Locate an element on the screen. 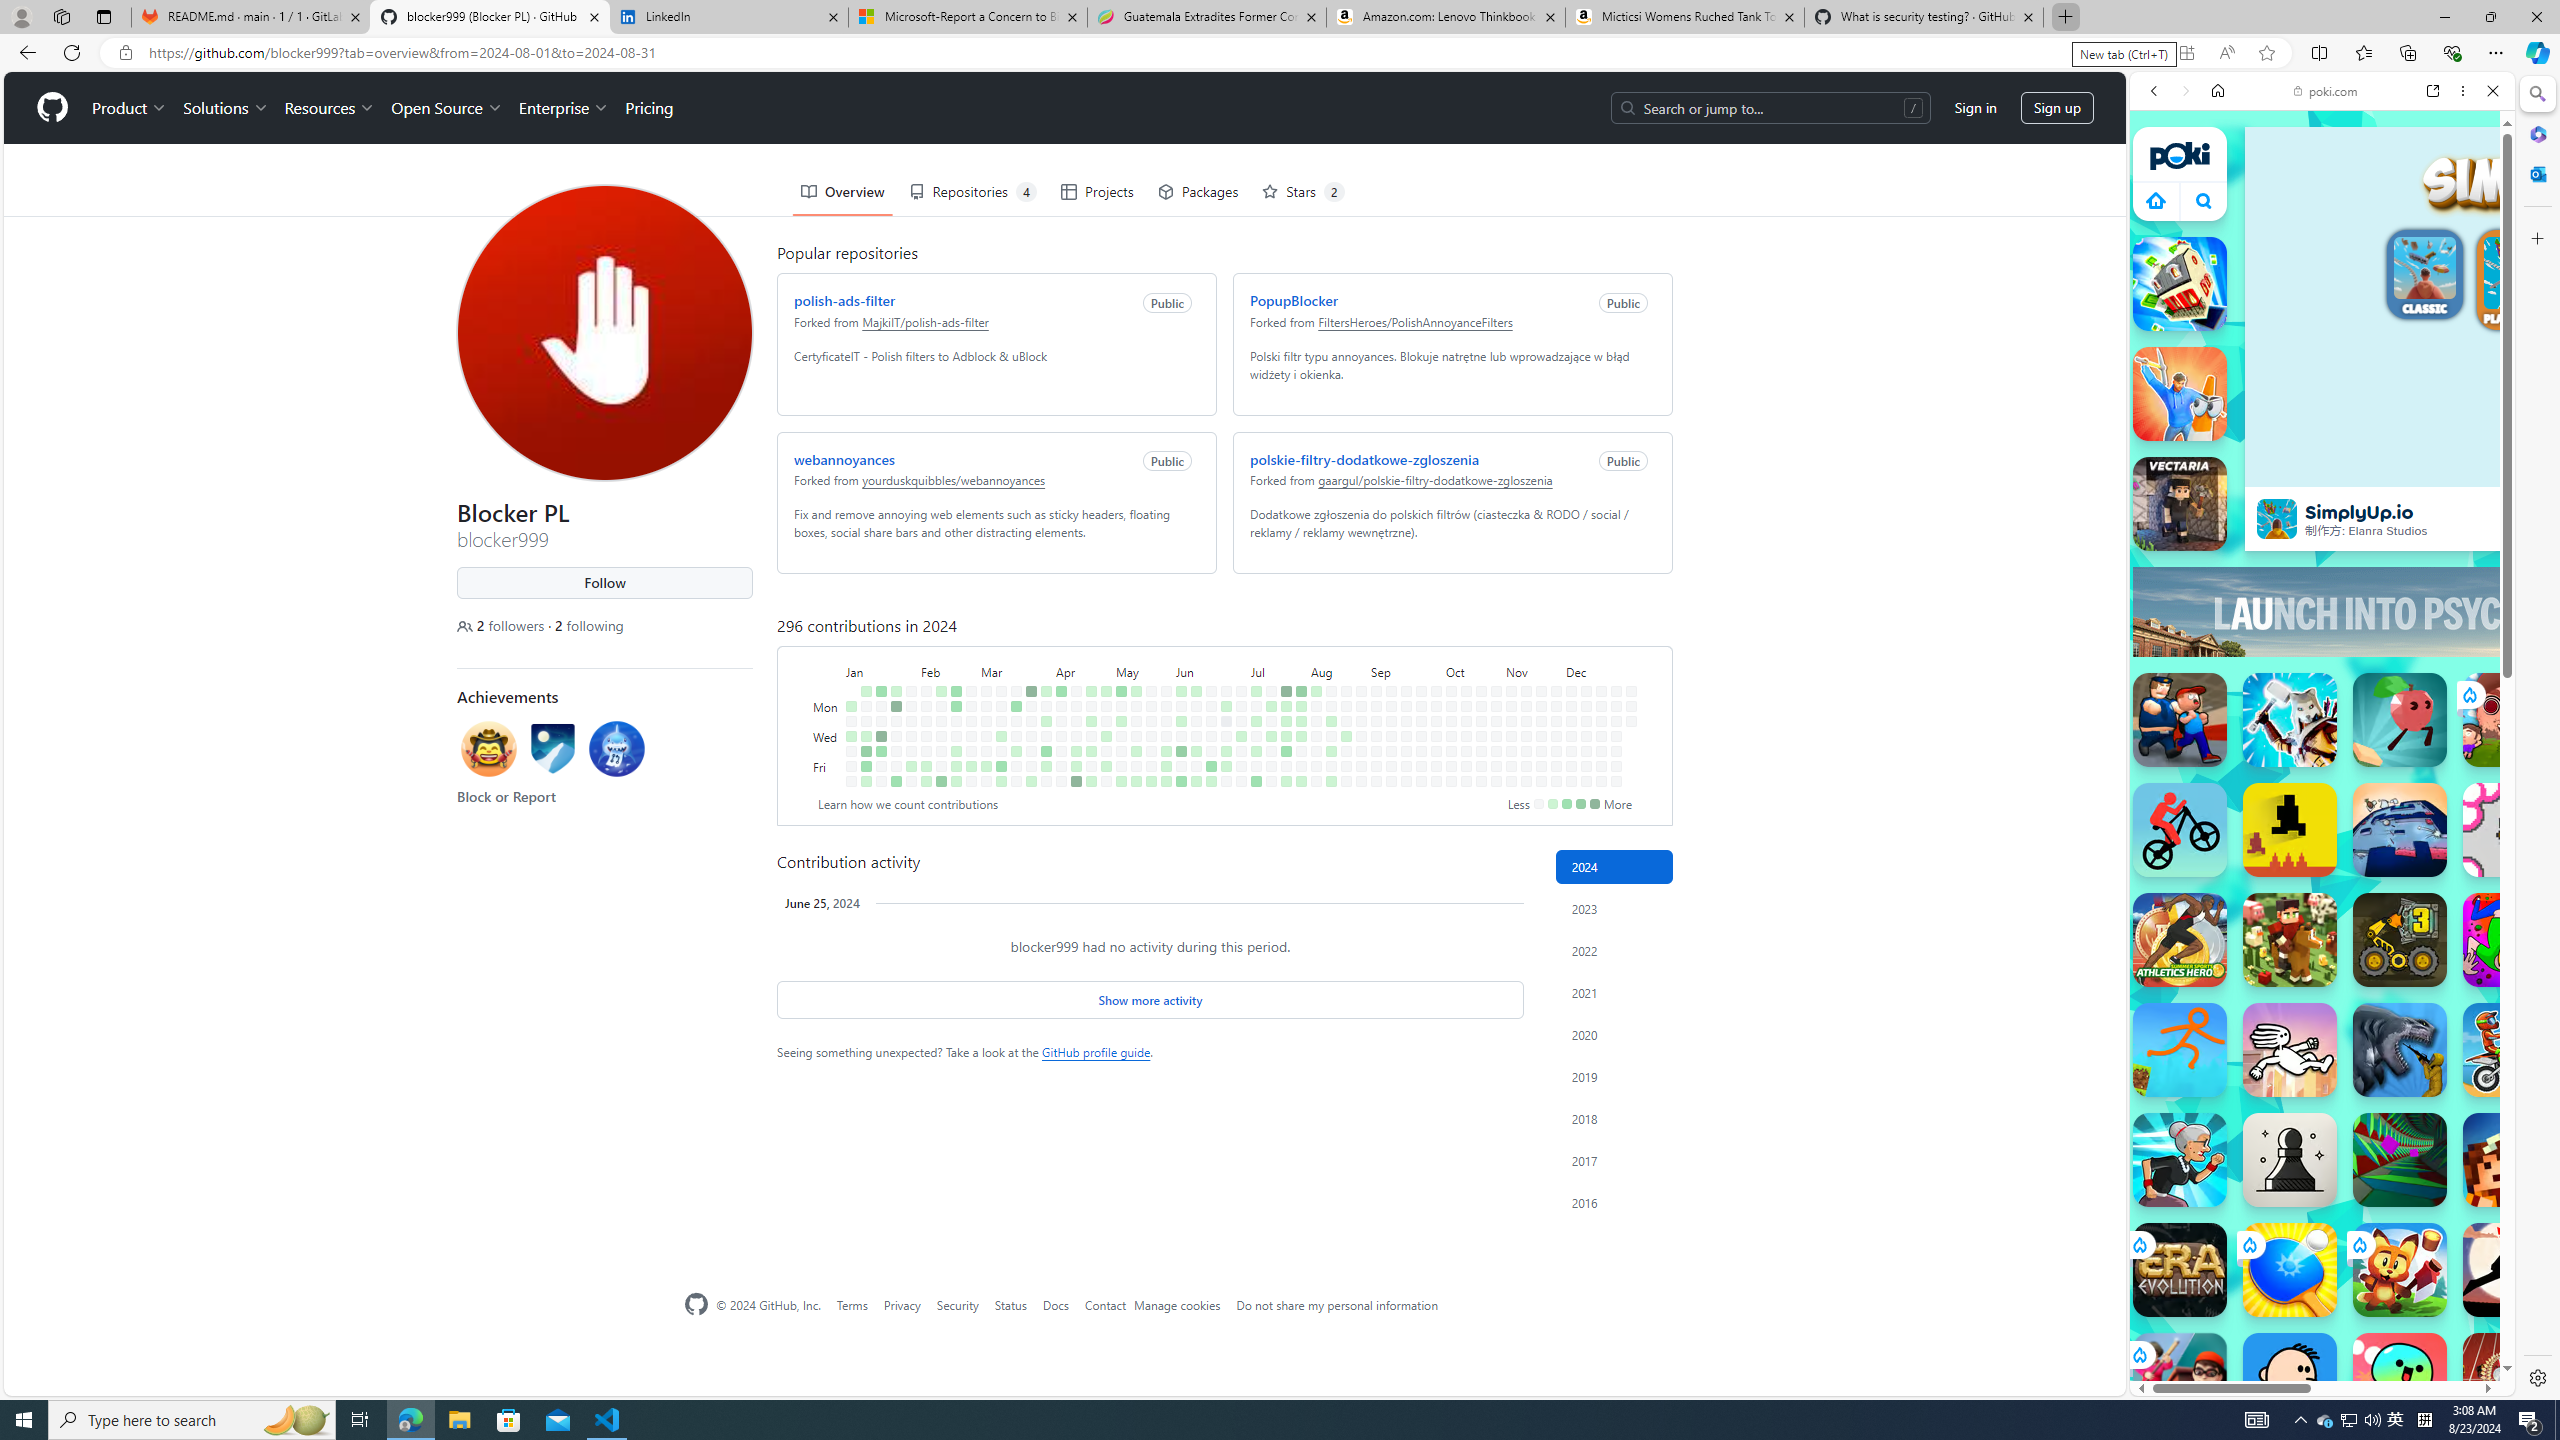 The image size is (2560, 1440). '3 contributions on April 27th.' is located at coordinates (1091, 781).